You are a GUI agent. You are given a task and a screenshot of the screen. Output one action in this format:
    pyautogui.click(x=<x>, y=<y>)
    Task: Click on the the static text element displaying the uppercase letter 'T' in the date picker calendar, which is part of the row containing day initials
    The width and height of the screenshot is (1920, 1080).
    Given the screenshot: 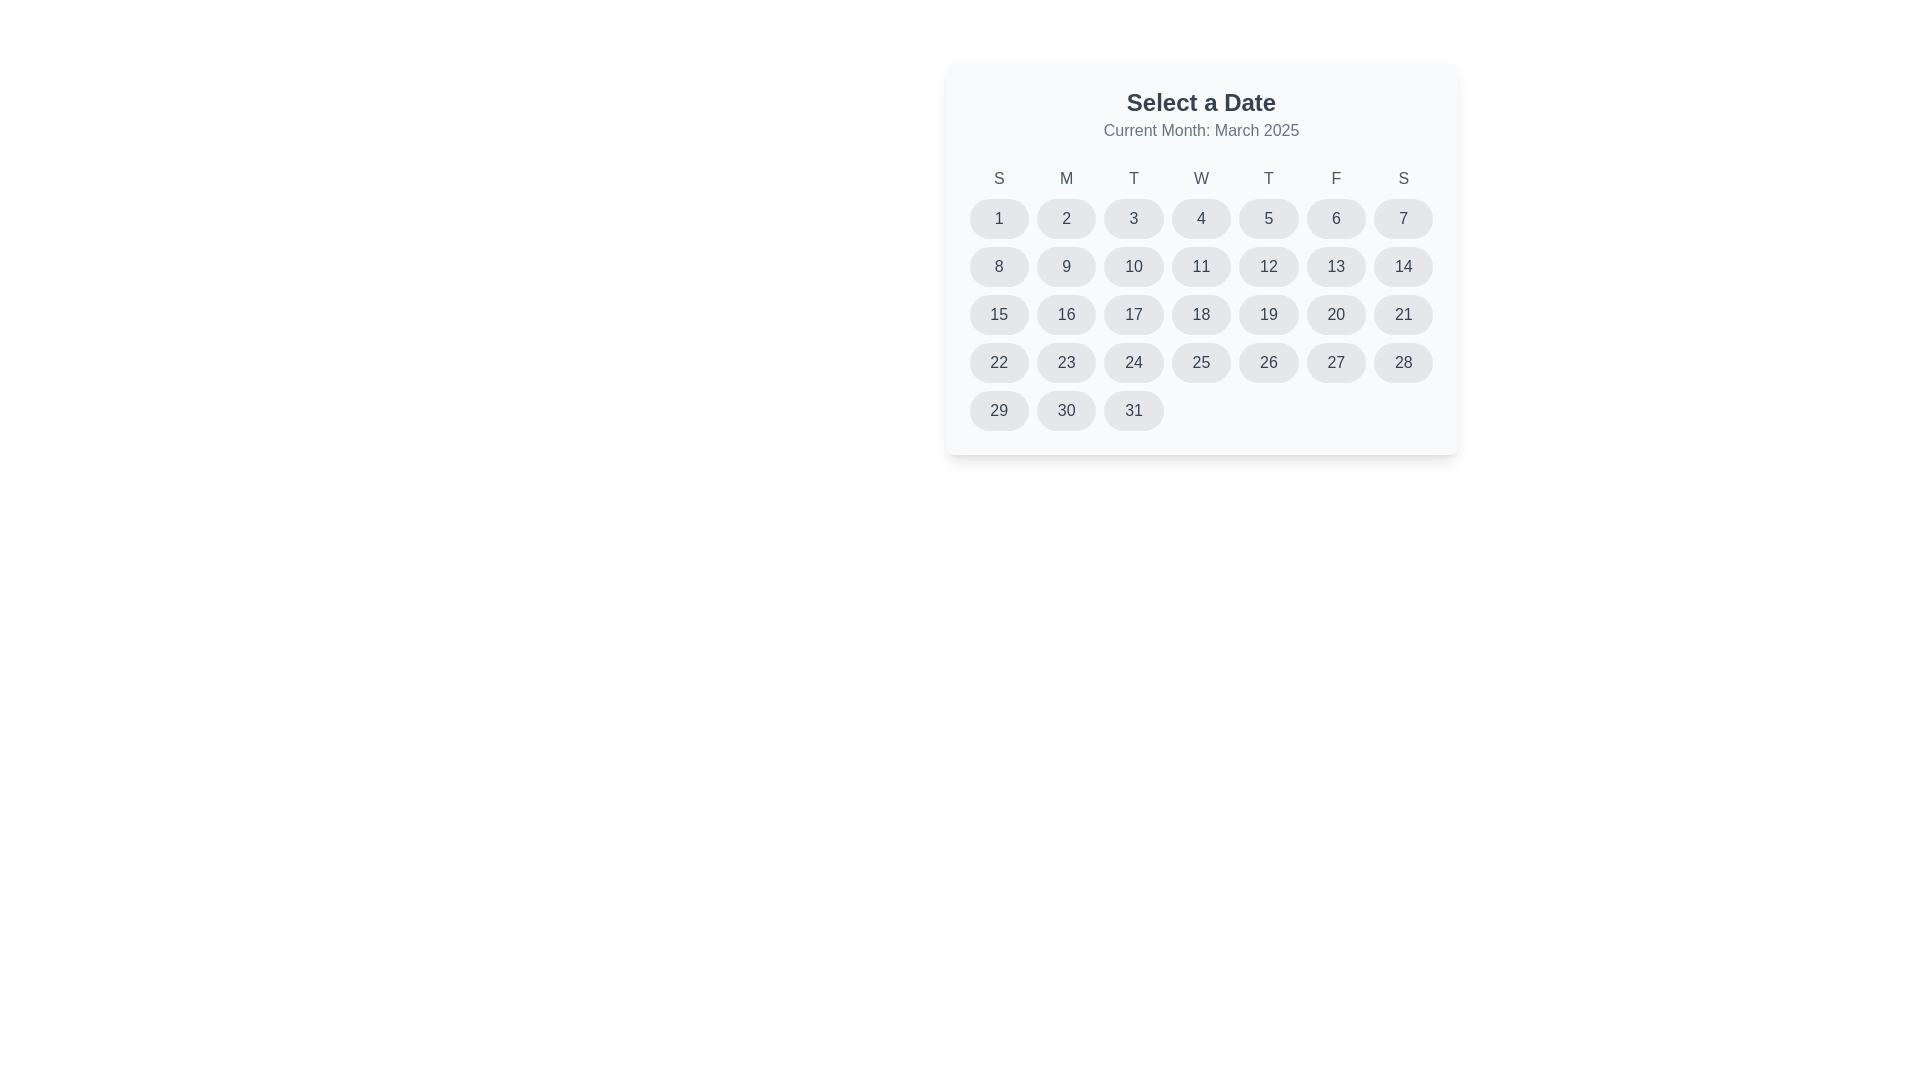 What is the action you would take?
    pyautogui.click(x=1267, y=177)
    